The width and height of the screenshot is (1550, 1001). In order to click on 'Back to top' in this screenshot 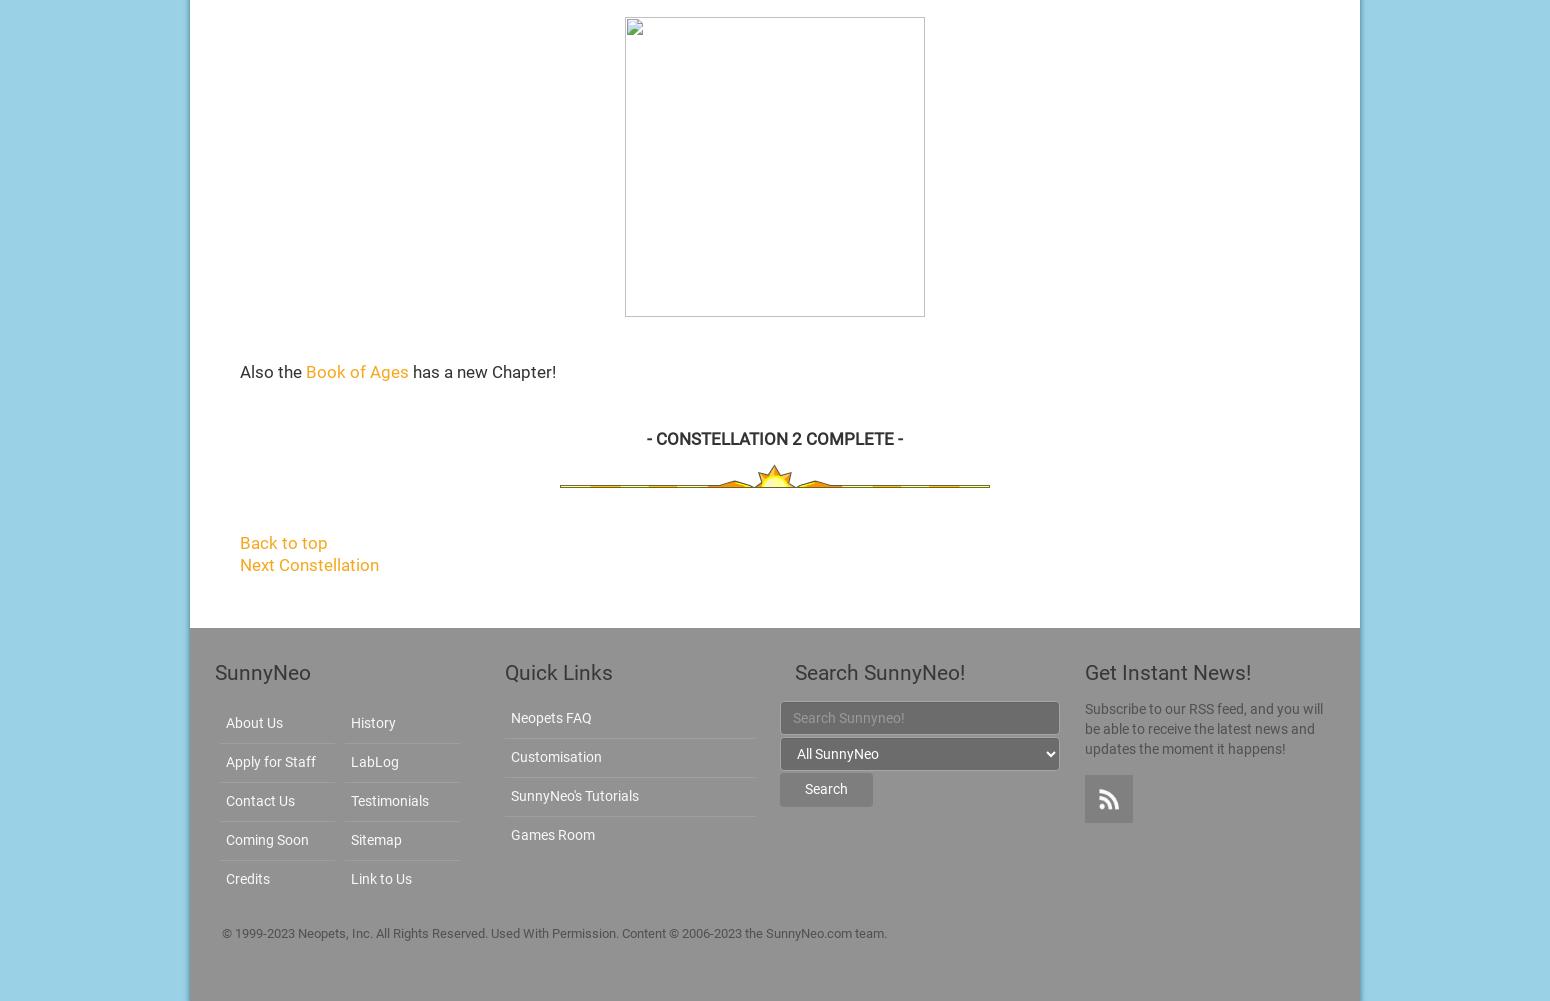, I will do `click(239, 541)`.